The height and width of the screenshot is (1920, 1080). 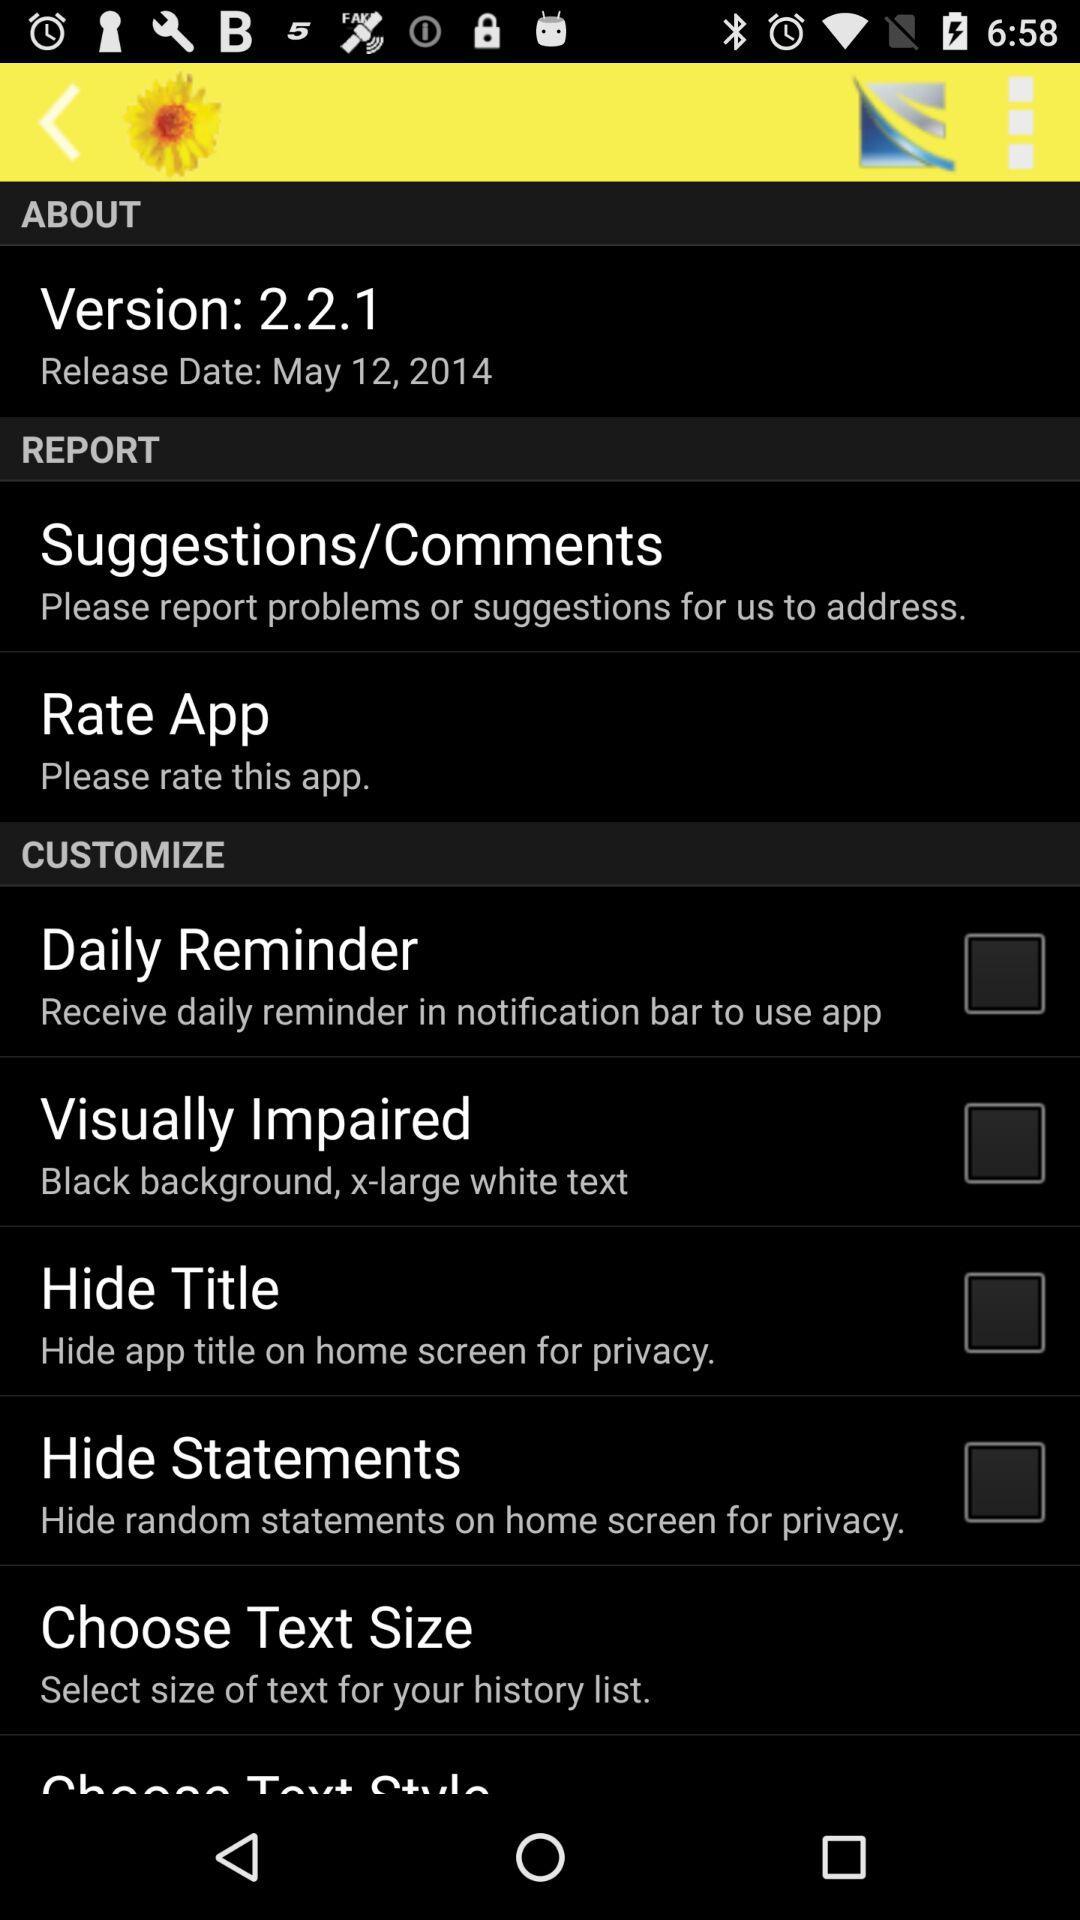 What do you see at coordinates (1020, 121) in the screenshot?
I see `the item above about app` at bounding box center [1020, 121].